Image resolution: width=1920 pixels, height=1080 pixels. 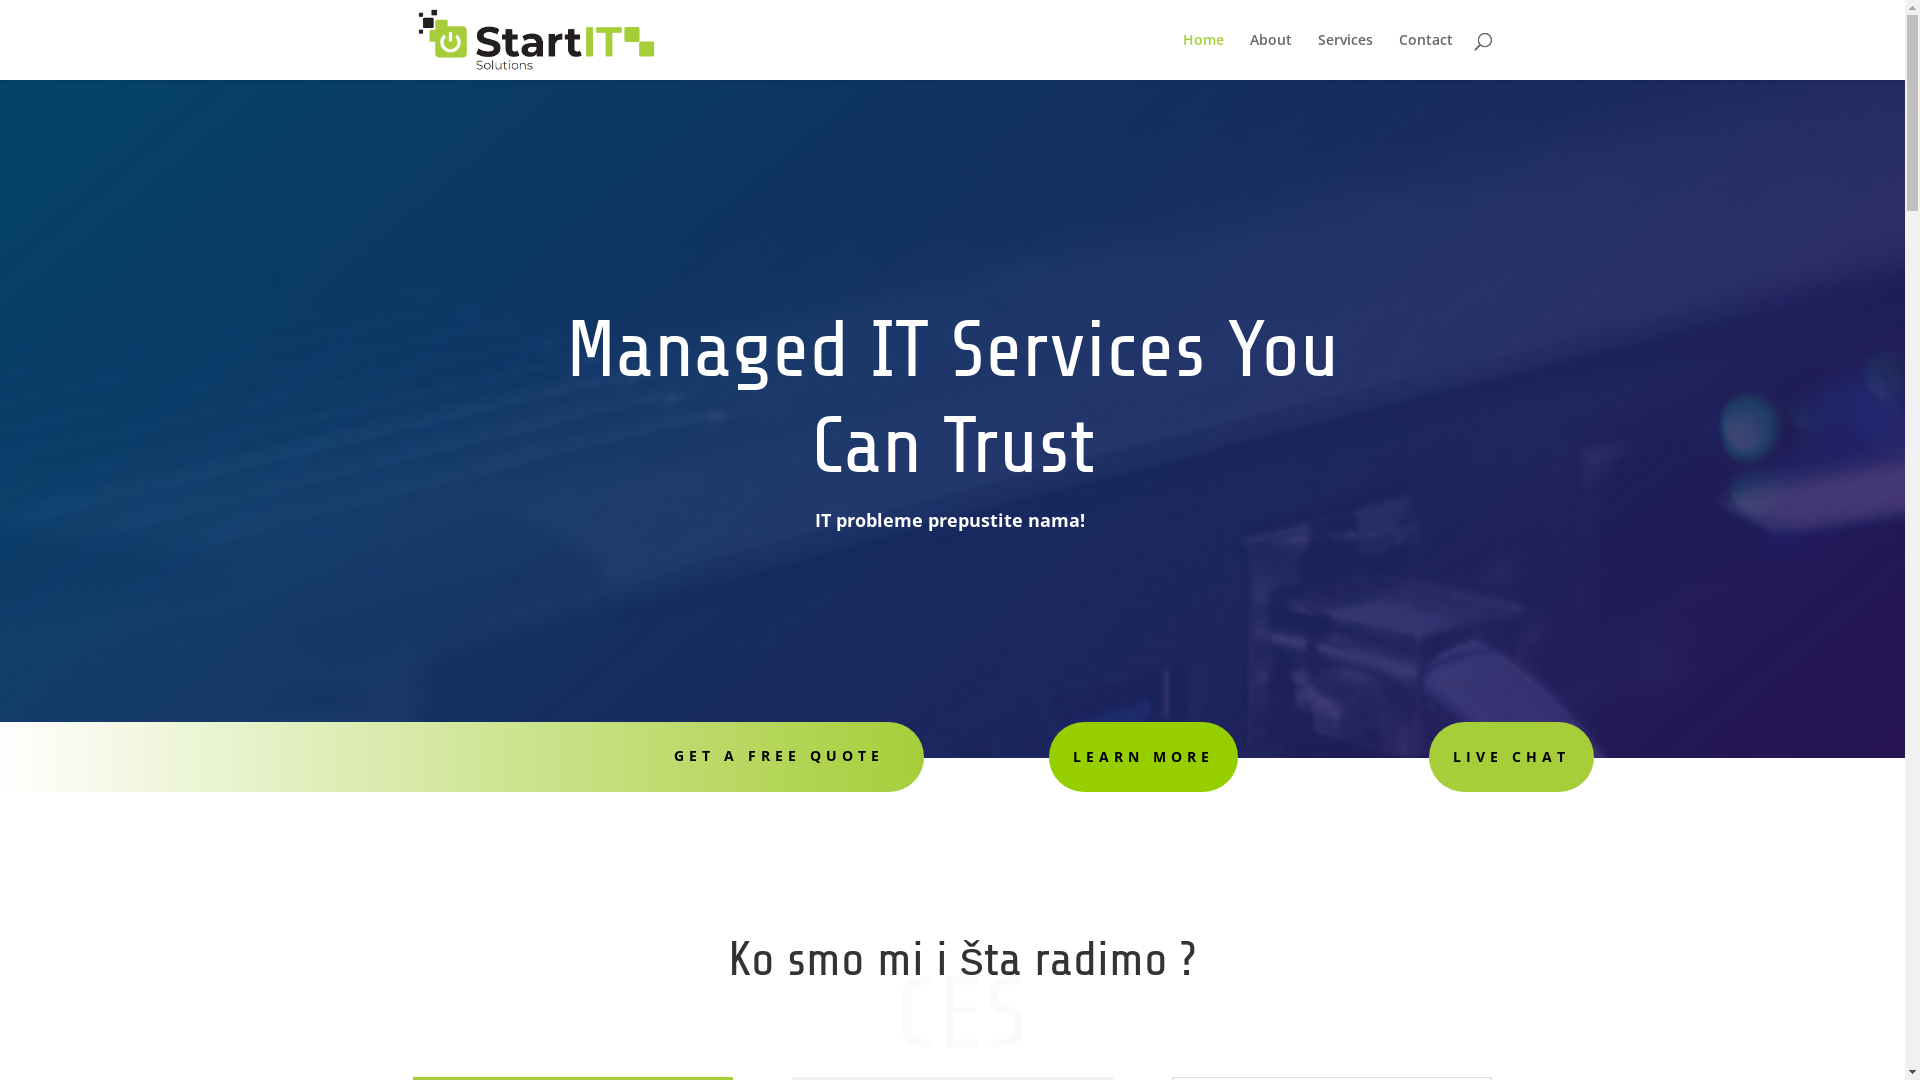 I want to click on 'Home', so click(x=1181, y=55).